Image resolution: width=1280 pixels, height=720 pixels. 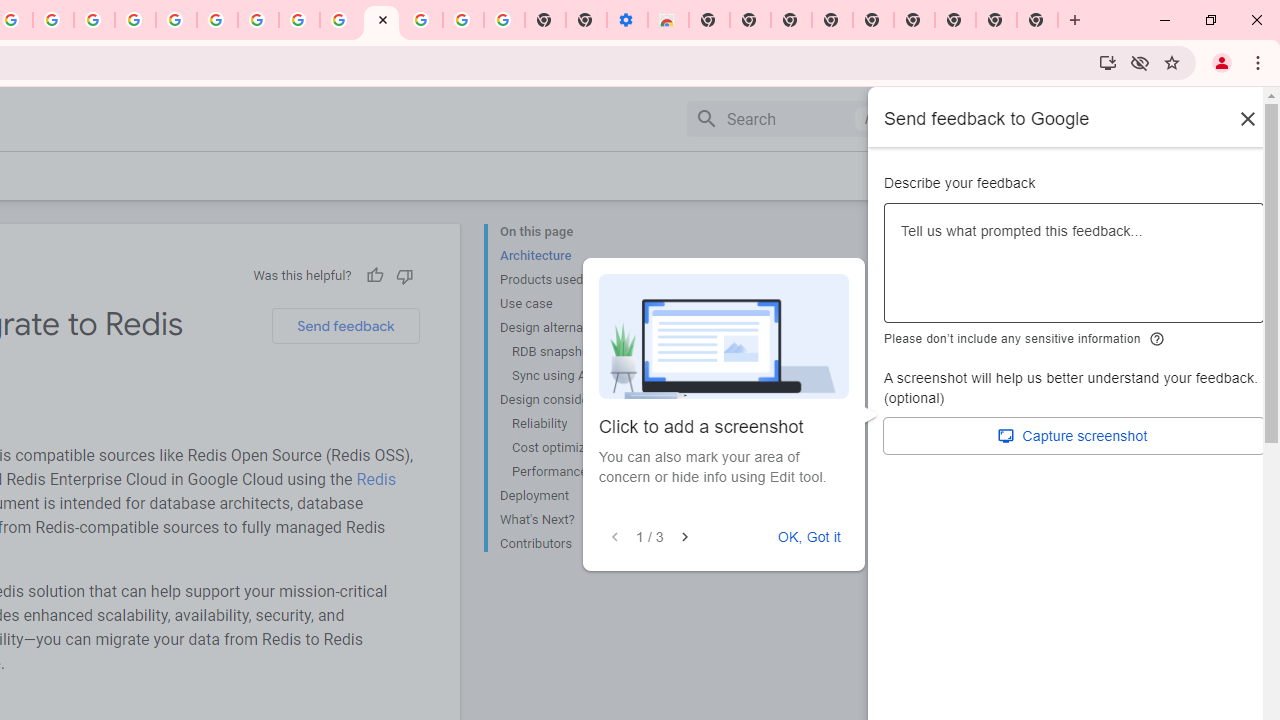 What do you see at coordinates (345, 325) in the screenshot?
I see `'Send feedback'` at bounding box center [345, 325].